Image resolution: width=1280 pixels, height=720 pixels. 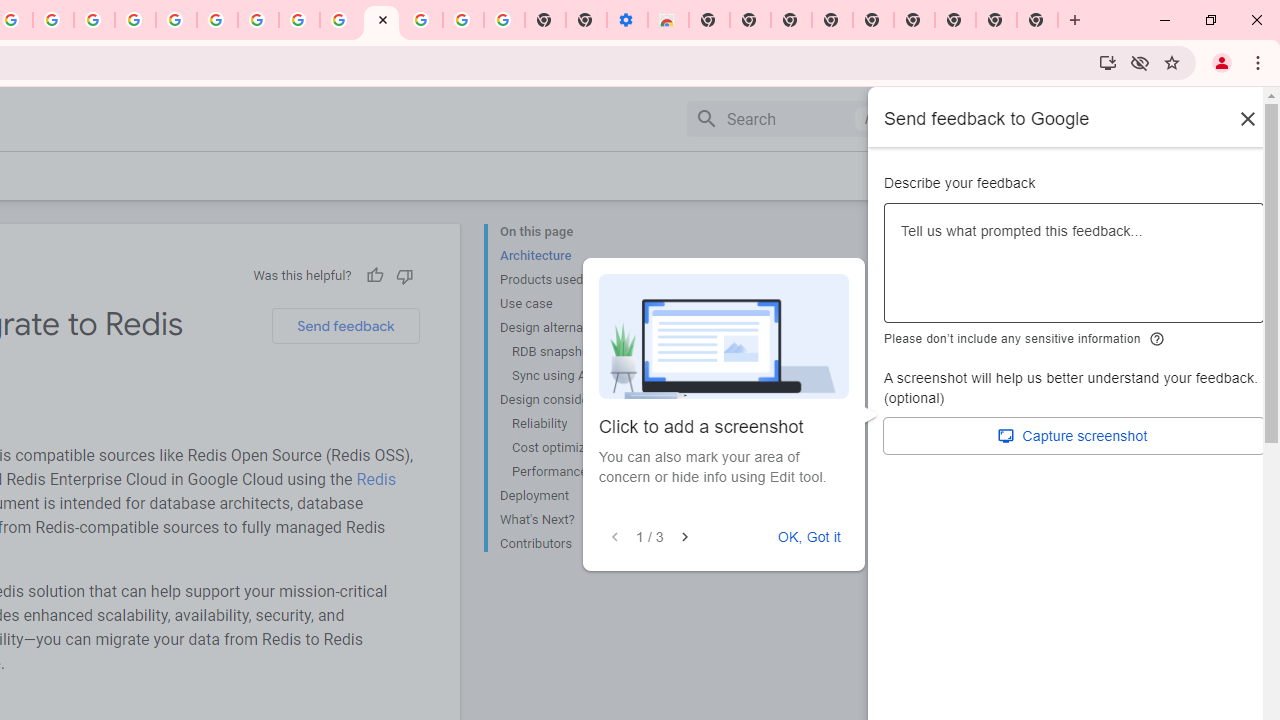 What do you see at coordinates (345, 325) in the screenshot?
I see `'Send feedback'` at bounding box center [345, 325].